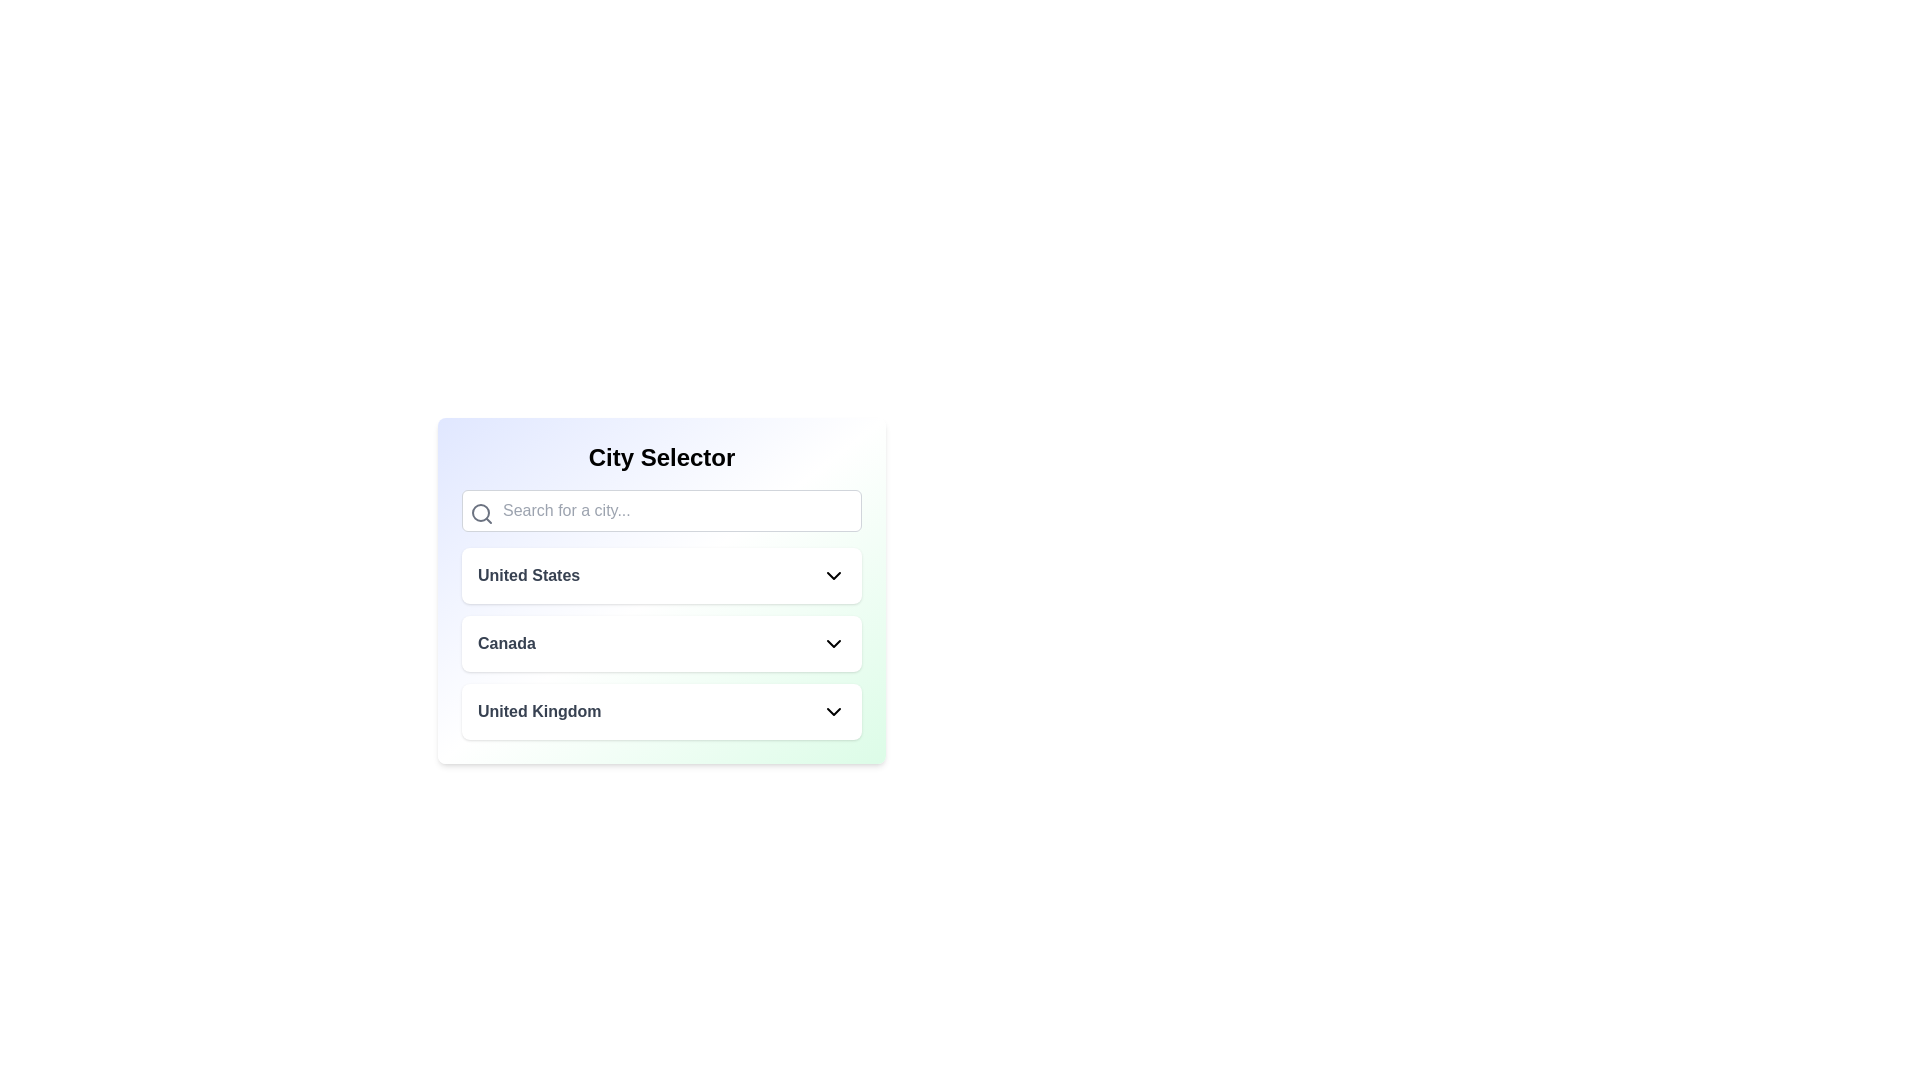 The image size is (1920, 1080). Describe the element at coordinates (834, 711) in the screenshot. I see `the downward-pointing chevron icon of the 'United Kingdom' dropdown list item` at that location.